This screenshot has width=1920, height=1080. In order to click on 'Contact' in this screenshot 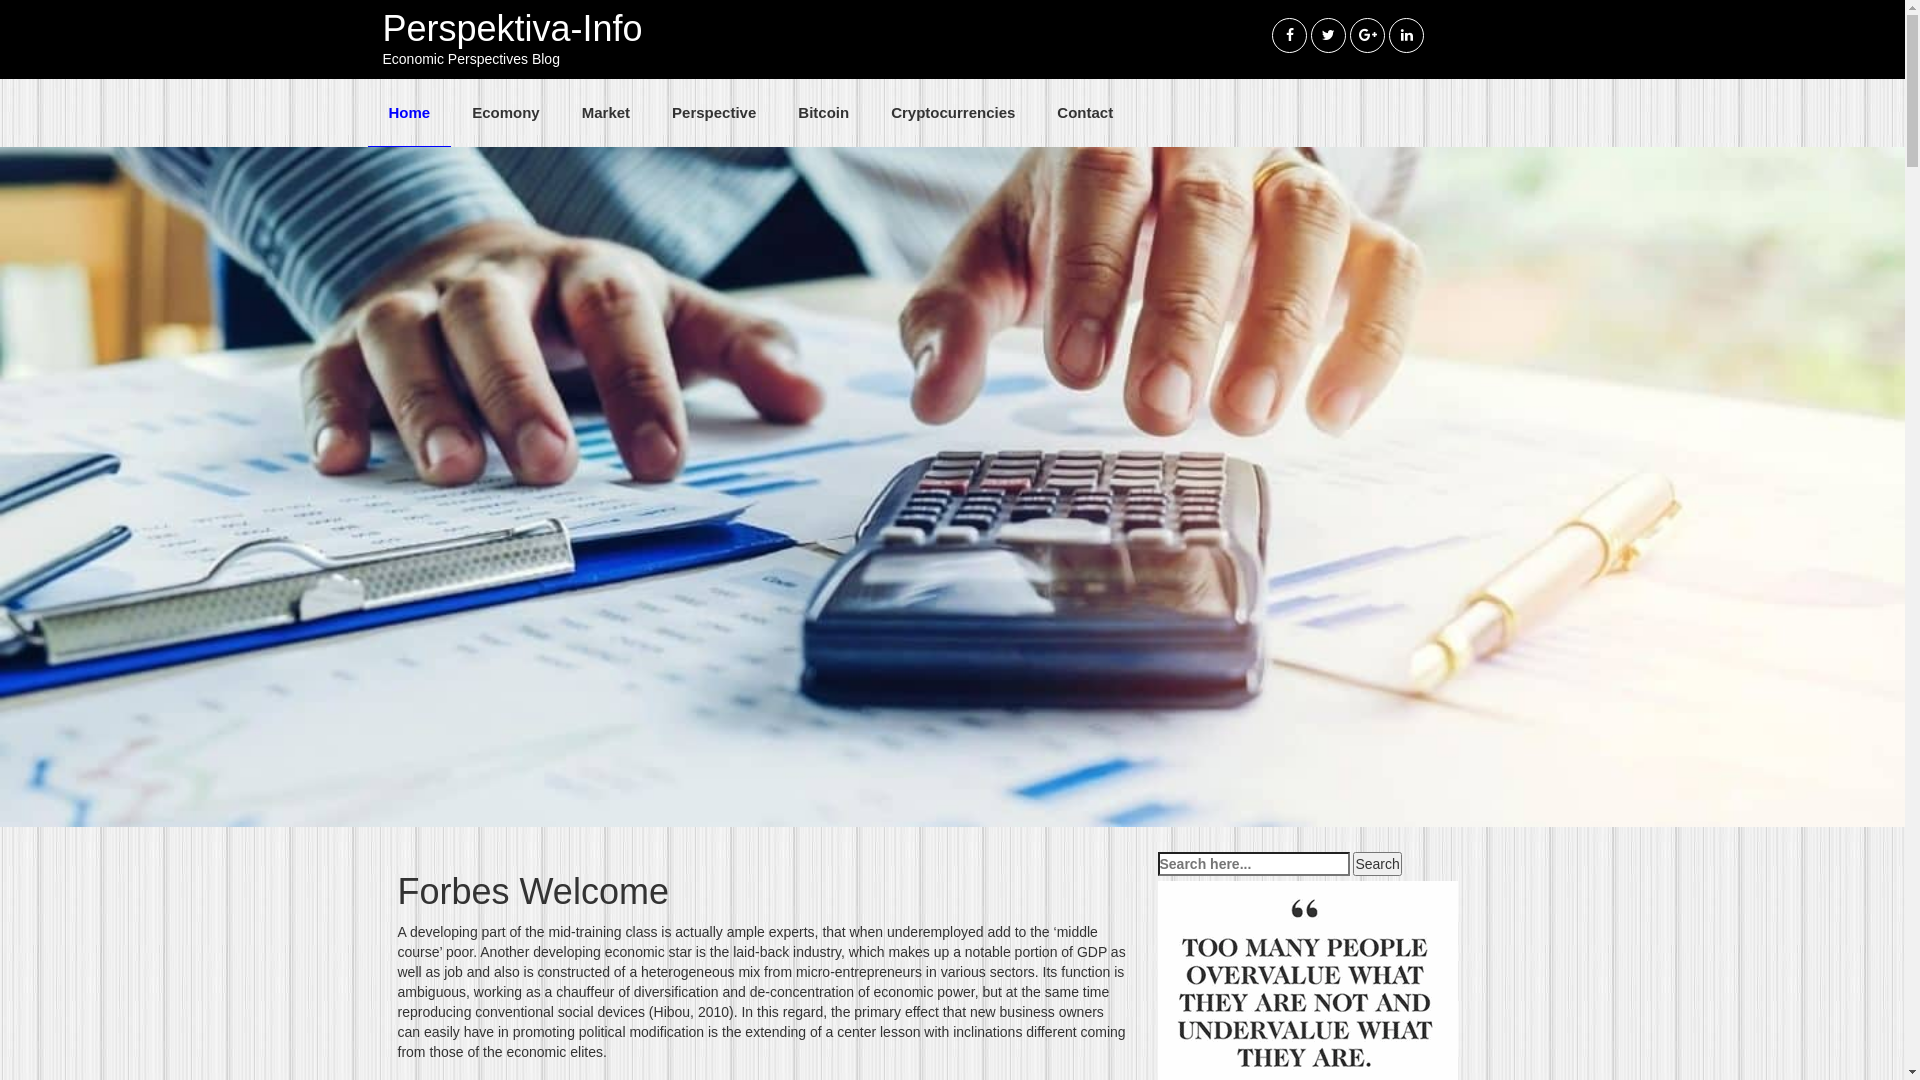, I will do `click(1083, 112)`.